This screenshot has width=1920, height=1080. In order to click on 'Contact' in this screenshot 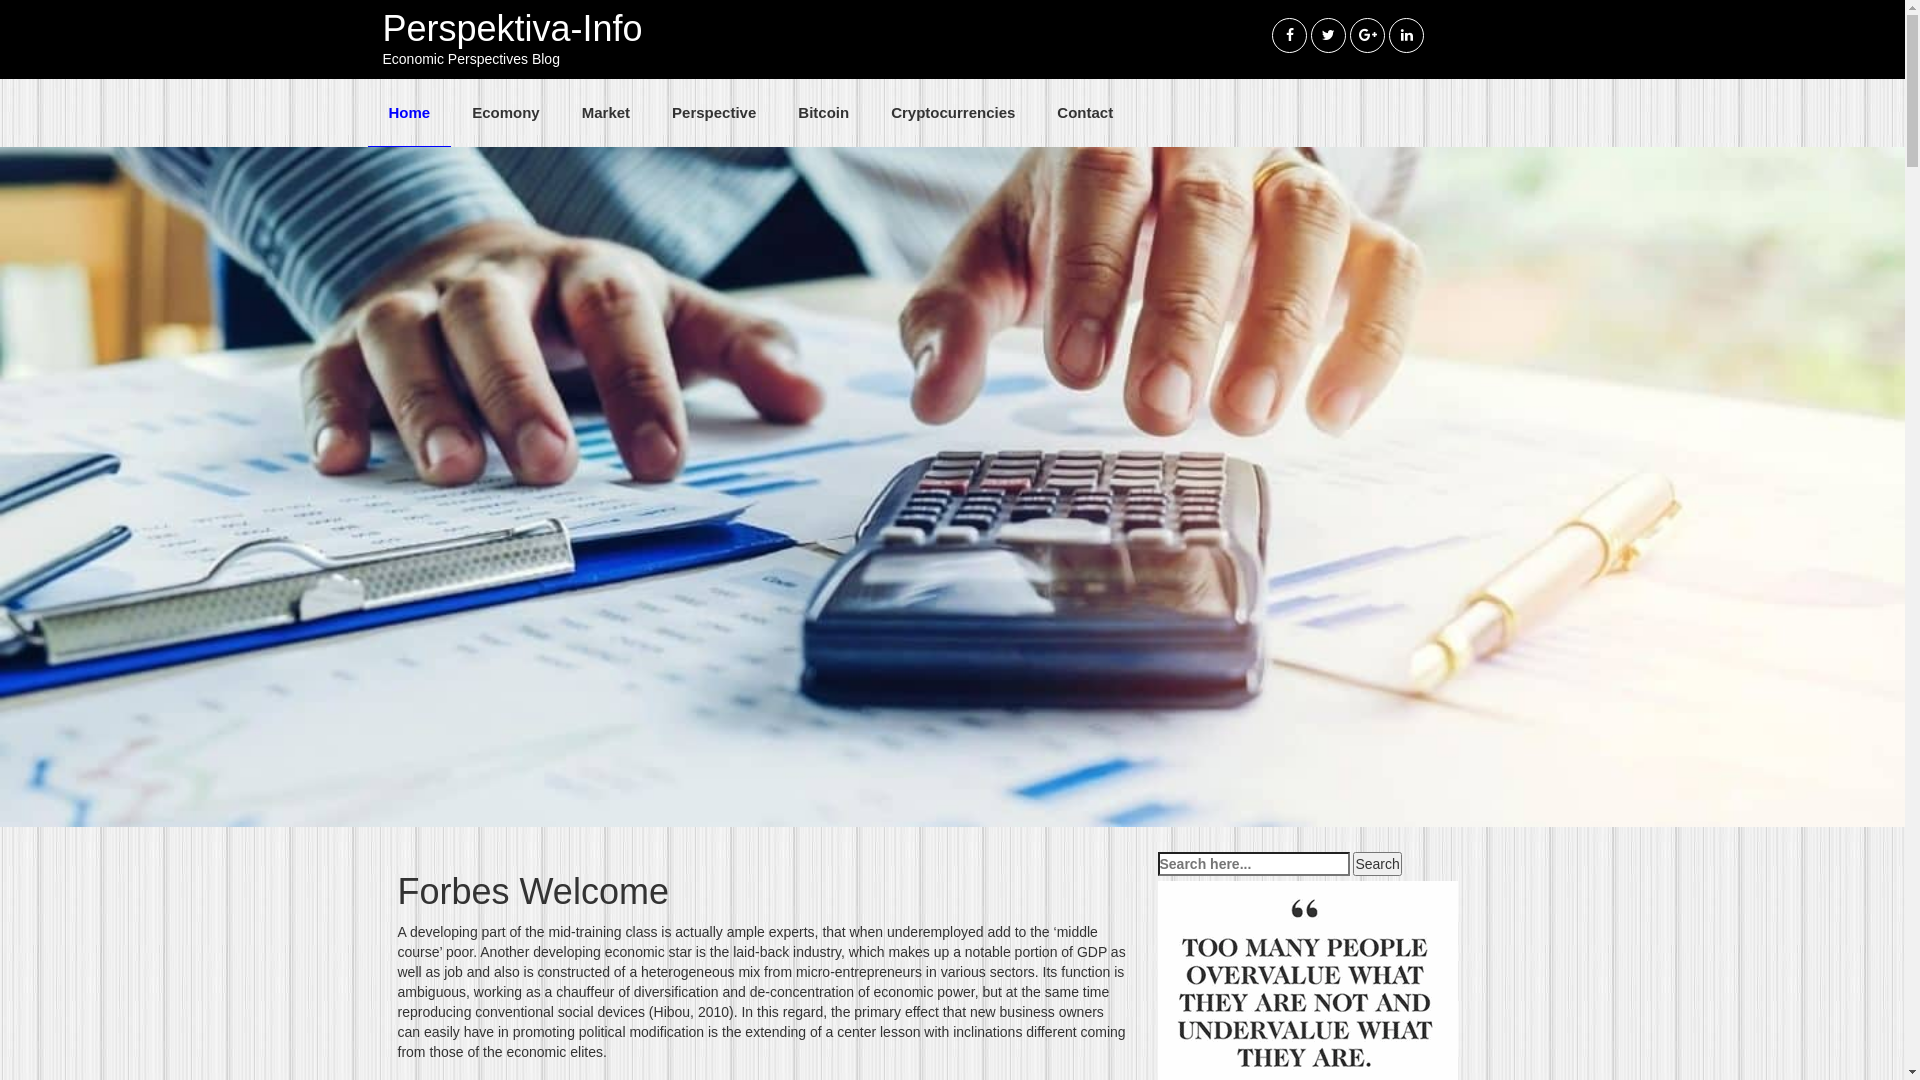, I will do `click(1083, 112)`.